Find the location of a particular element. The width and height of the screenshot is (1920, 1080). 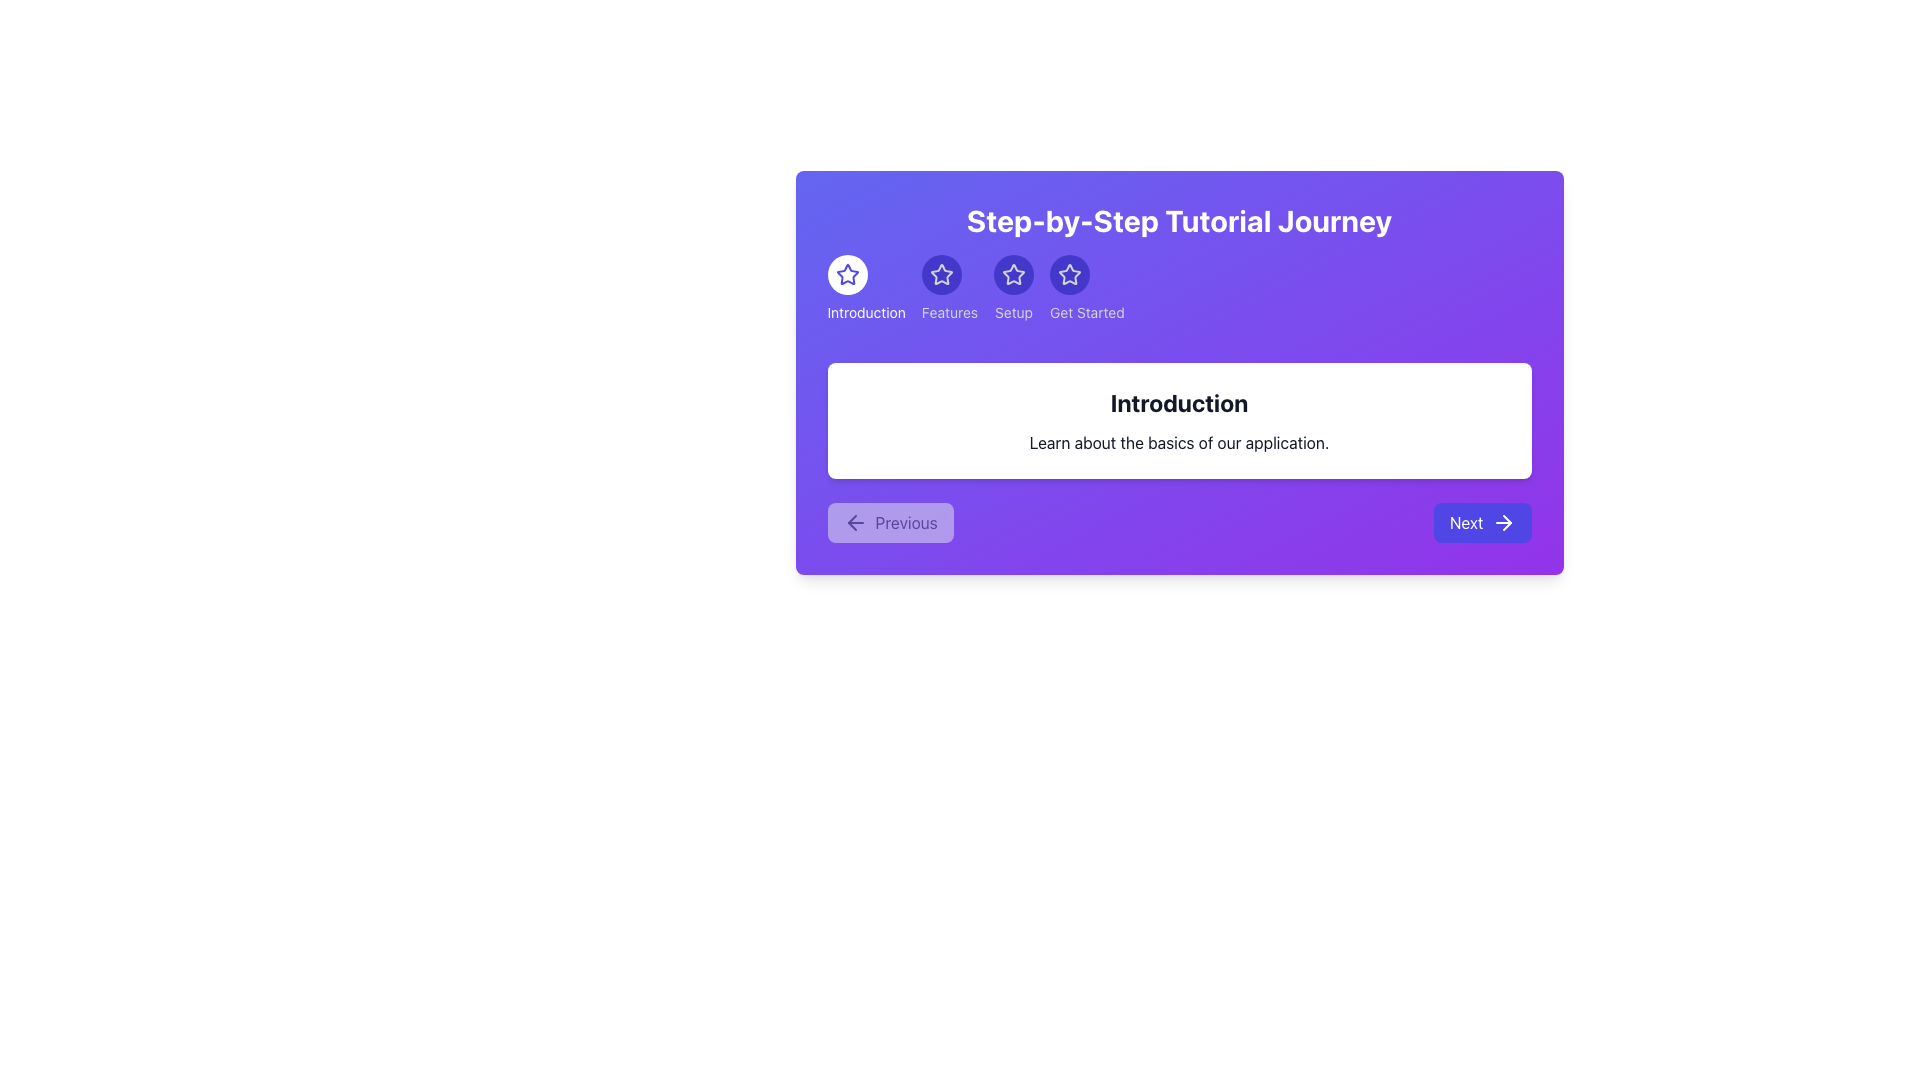

the graphical button-like indicator for the active section labeled 'Features', which is the second icon in a horizontally aligned set, slightly below the header 'Step-by-Step Tutorial Journey' is located at coordinates (940, 274).